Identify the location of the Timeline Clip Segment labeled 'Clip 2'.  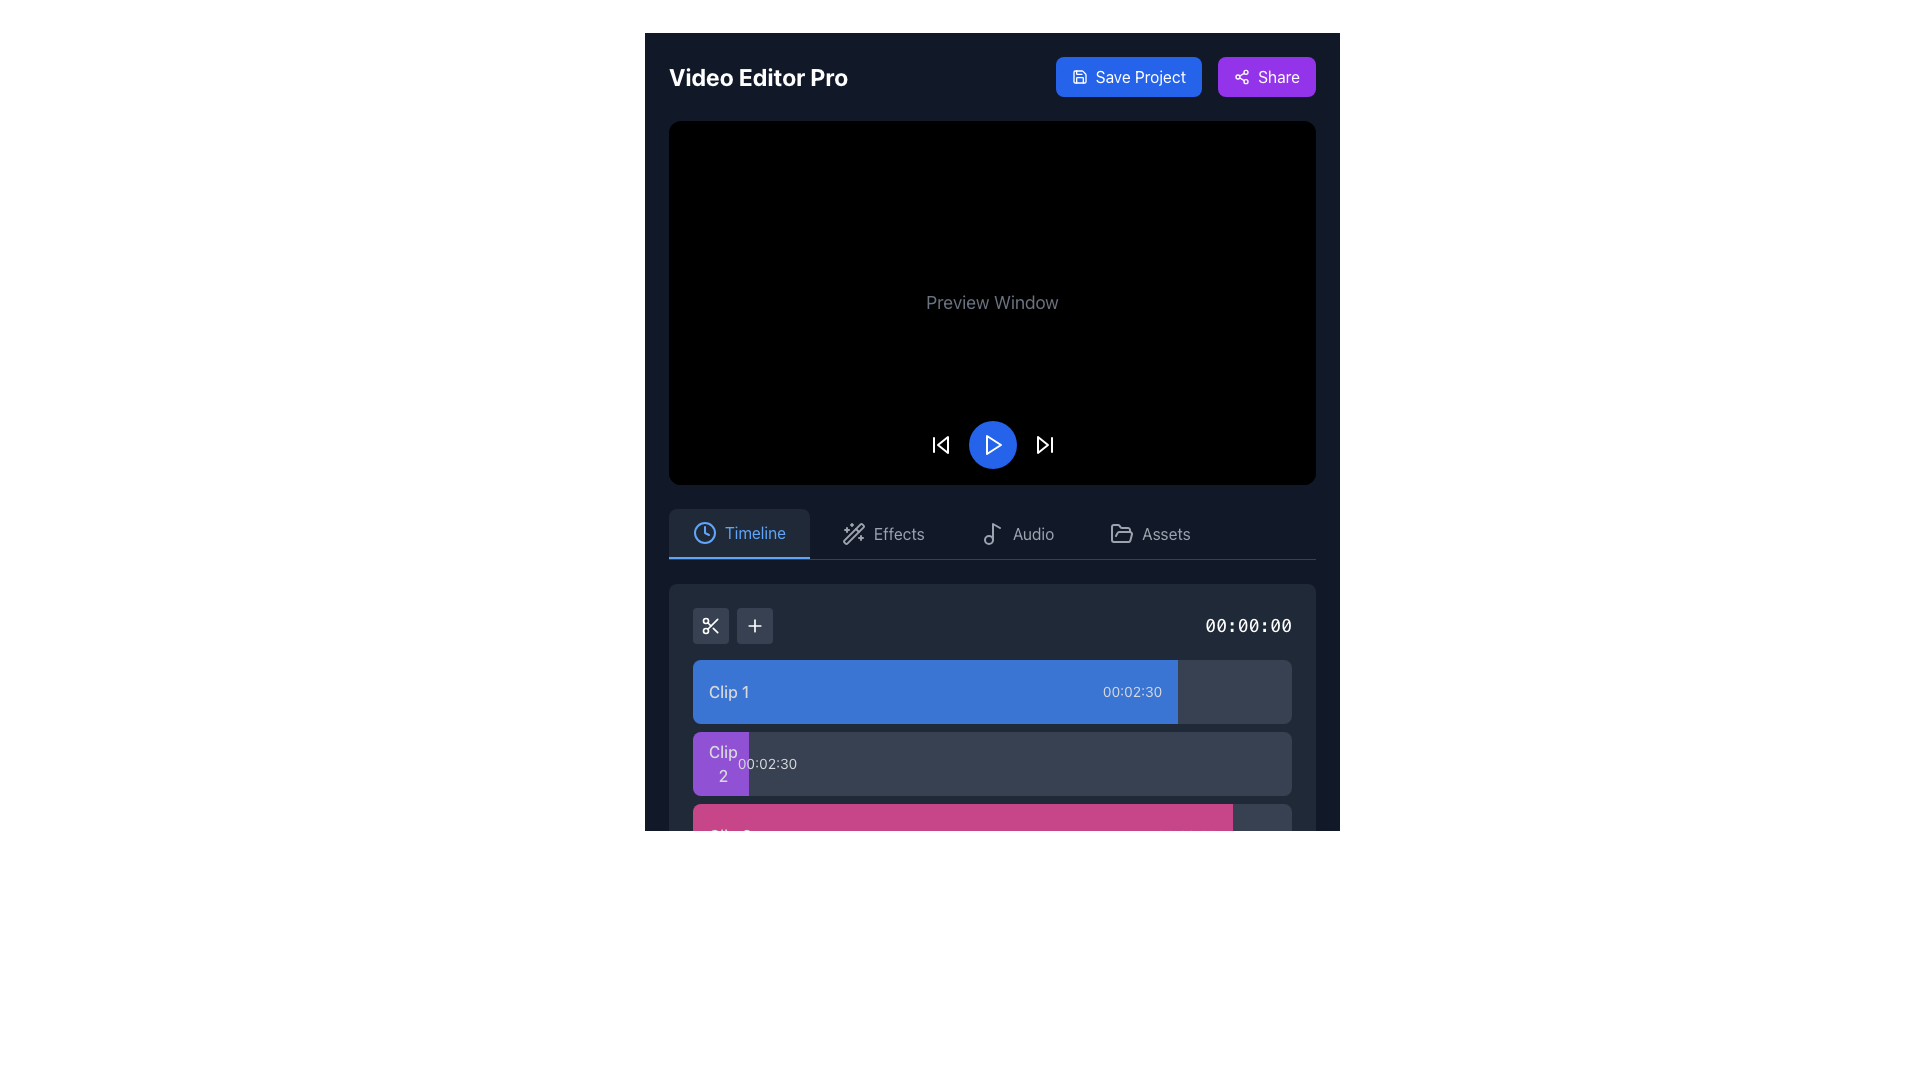
(992, 763).